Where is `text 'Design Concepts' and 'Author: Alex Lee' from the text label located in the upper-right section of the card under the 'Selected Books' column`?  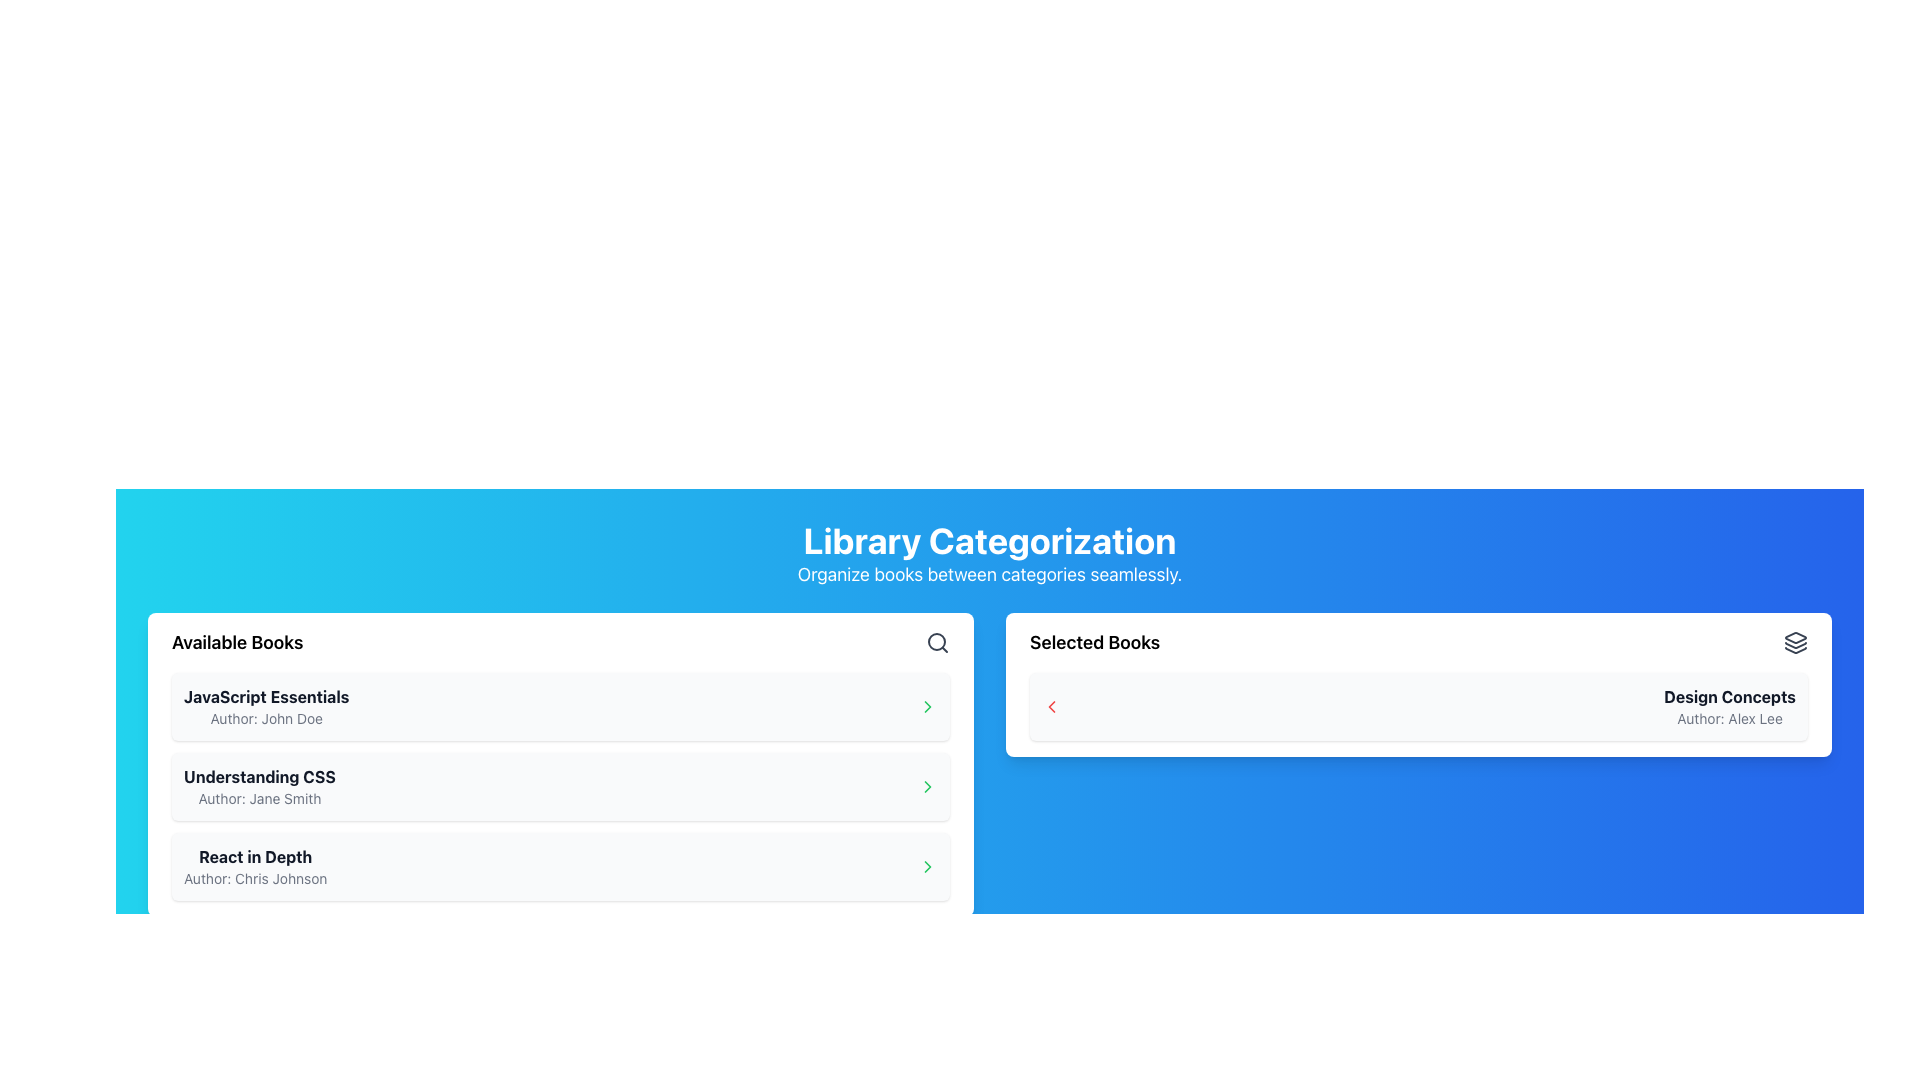 text 'Design Concepts' and 'Author: Alex Lee' from the text label located in the upper-right section of the card under the 'Selected Books' column is located at coordinates (1729, 705).